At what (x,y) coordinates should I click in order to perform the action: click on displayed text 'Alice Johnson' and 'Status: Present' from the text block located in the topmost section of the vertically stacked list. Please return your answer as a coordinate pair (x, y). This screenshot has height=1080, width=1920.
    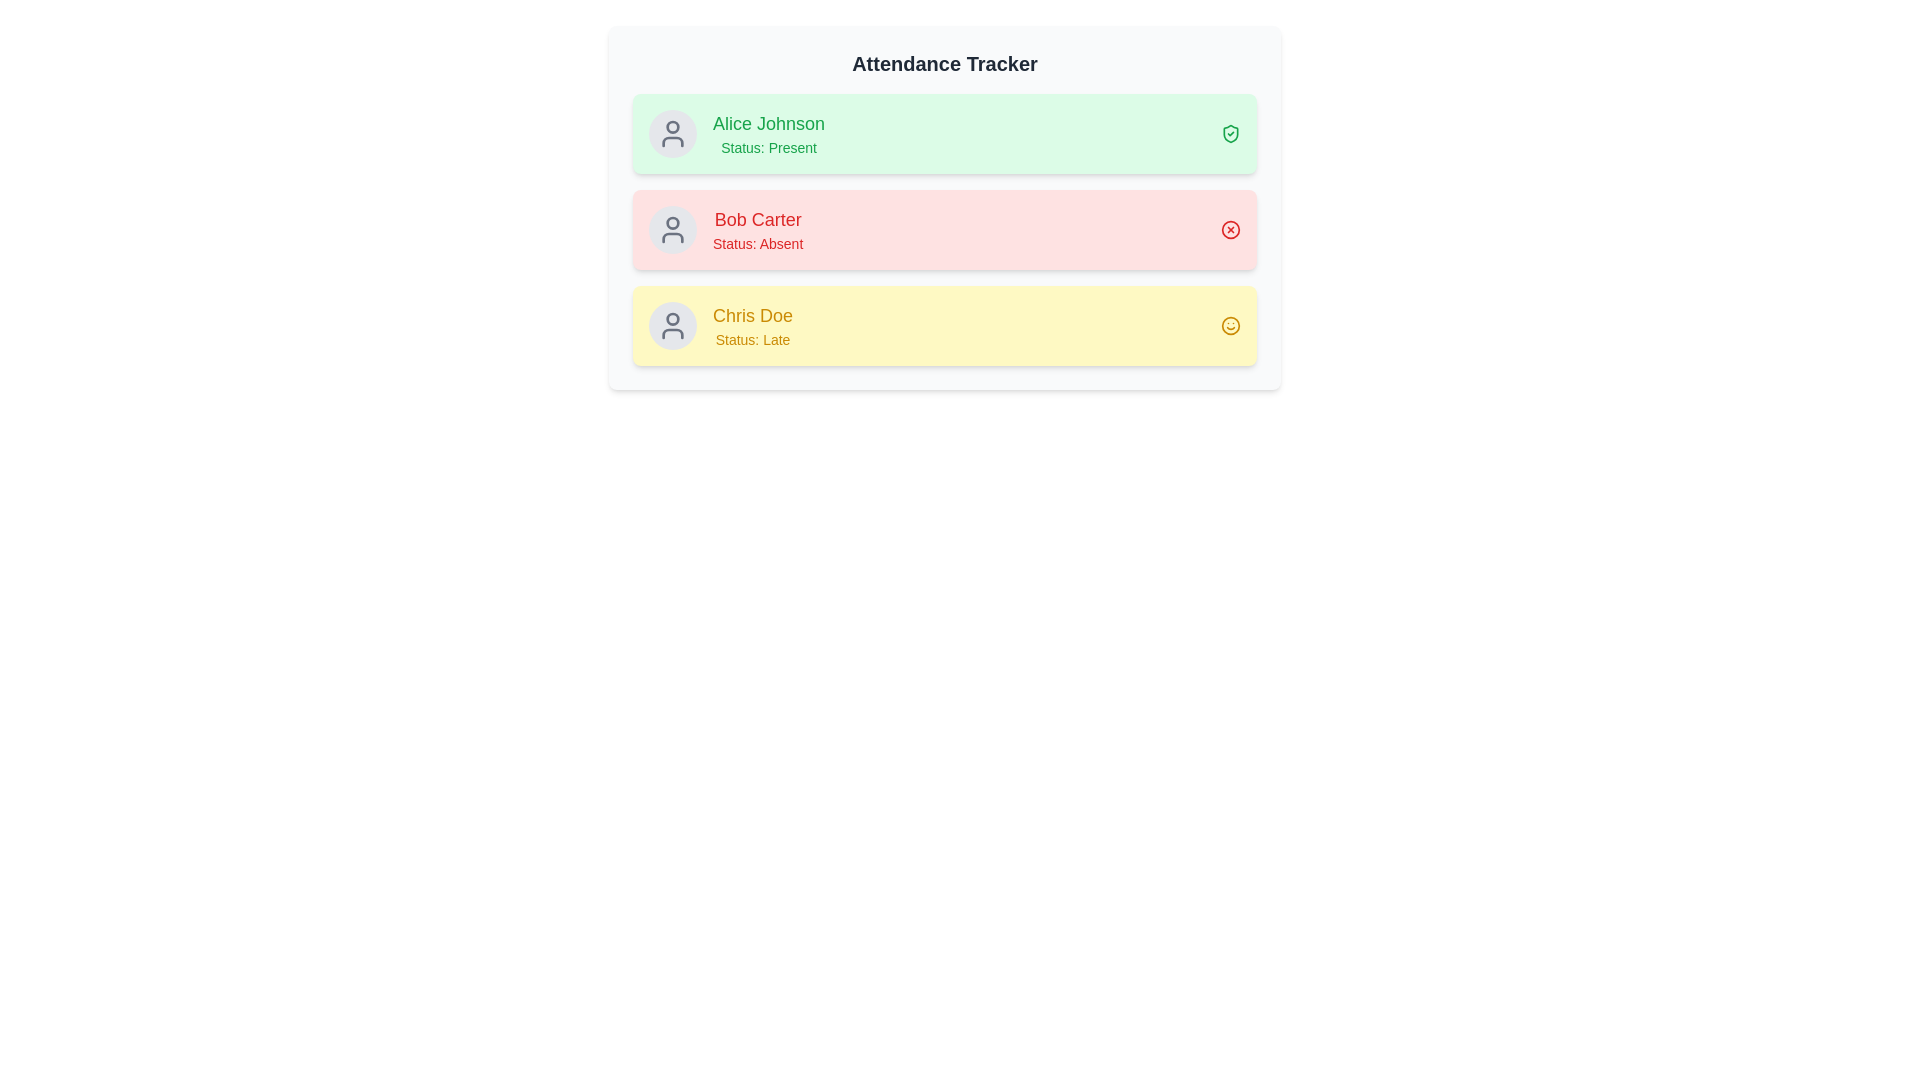
    Looking at the image, I should click on (767, 134).